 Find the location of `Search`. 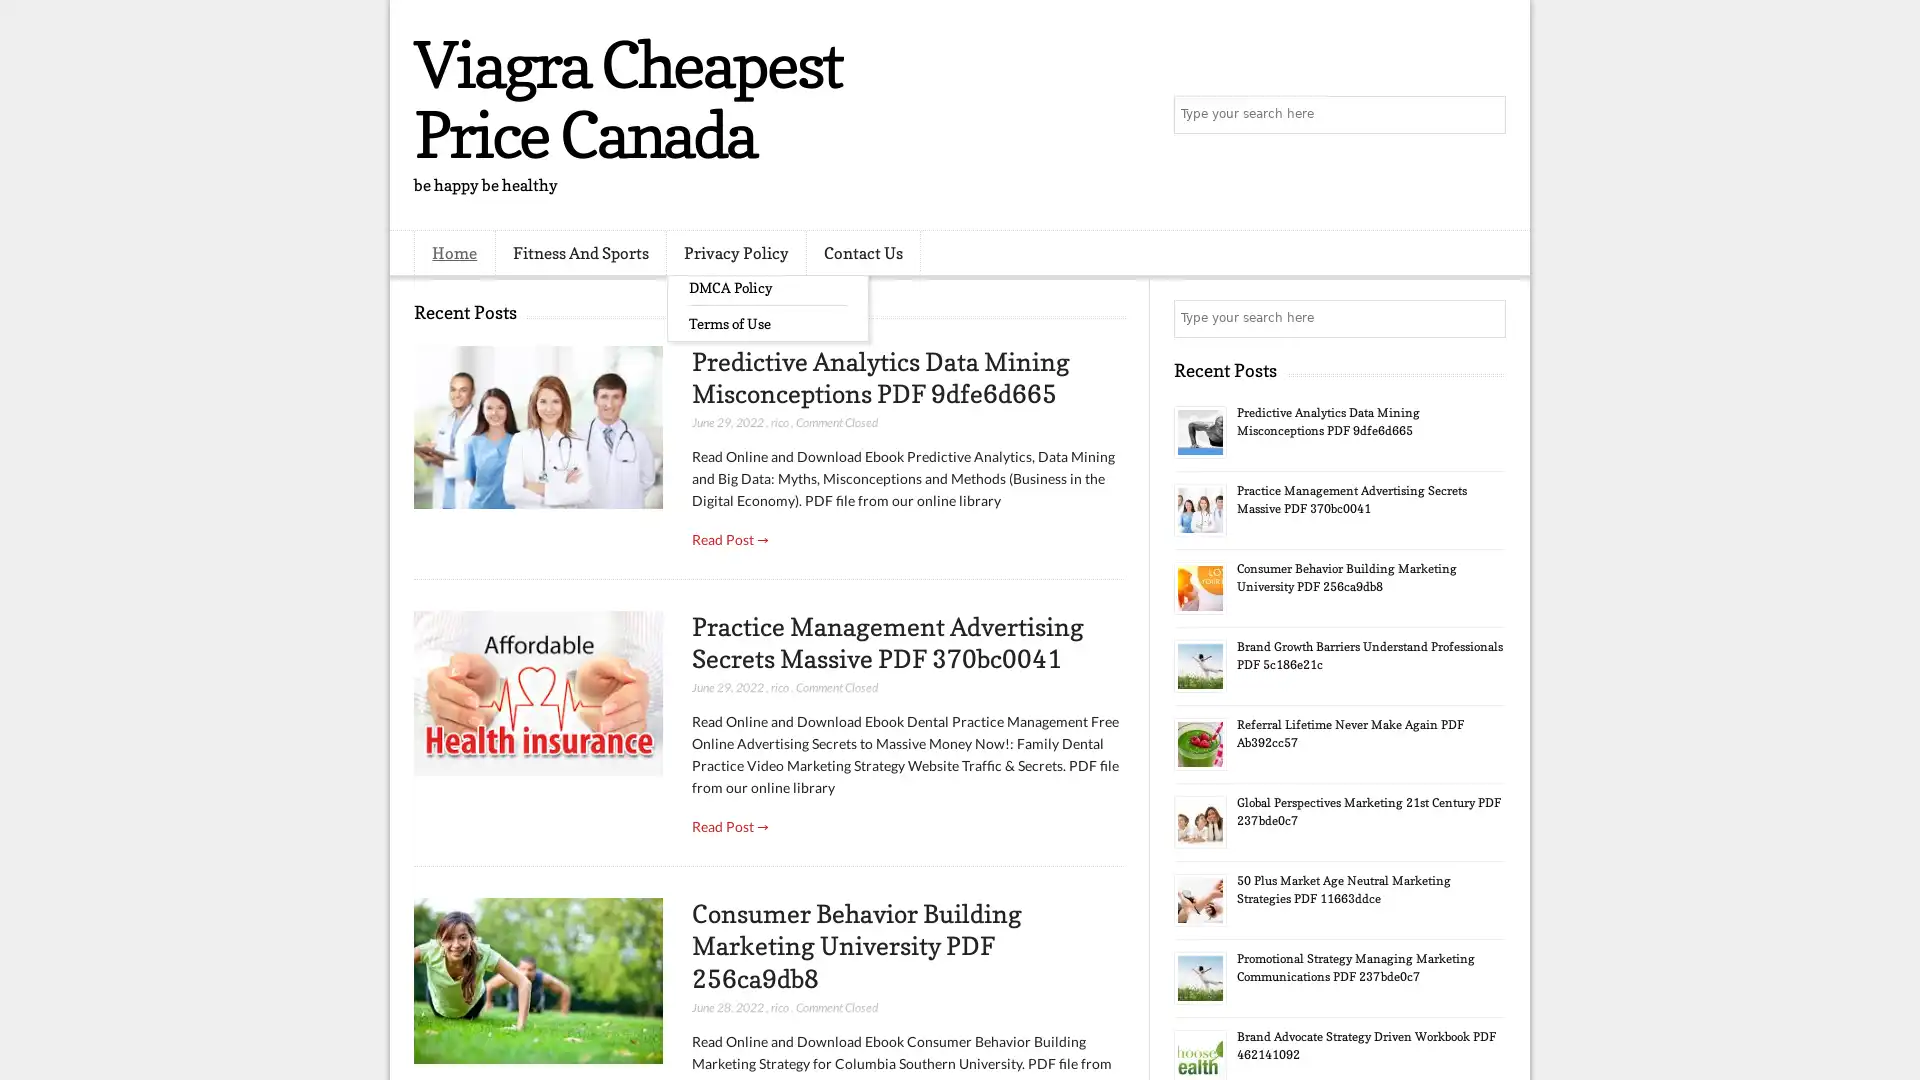

Search is located at coordinates (1485, 115).